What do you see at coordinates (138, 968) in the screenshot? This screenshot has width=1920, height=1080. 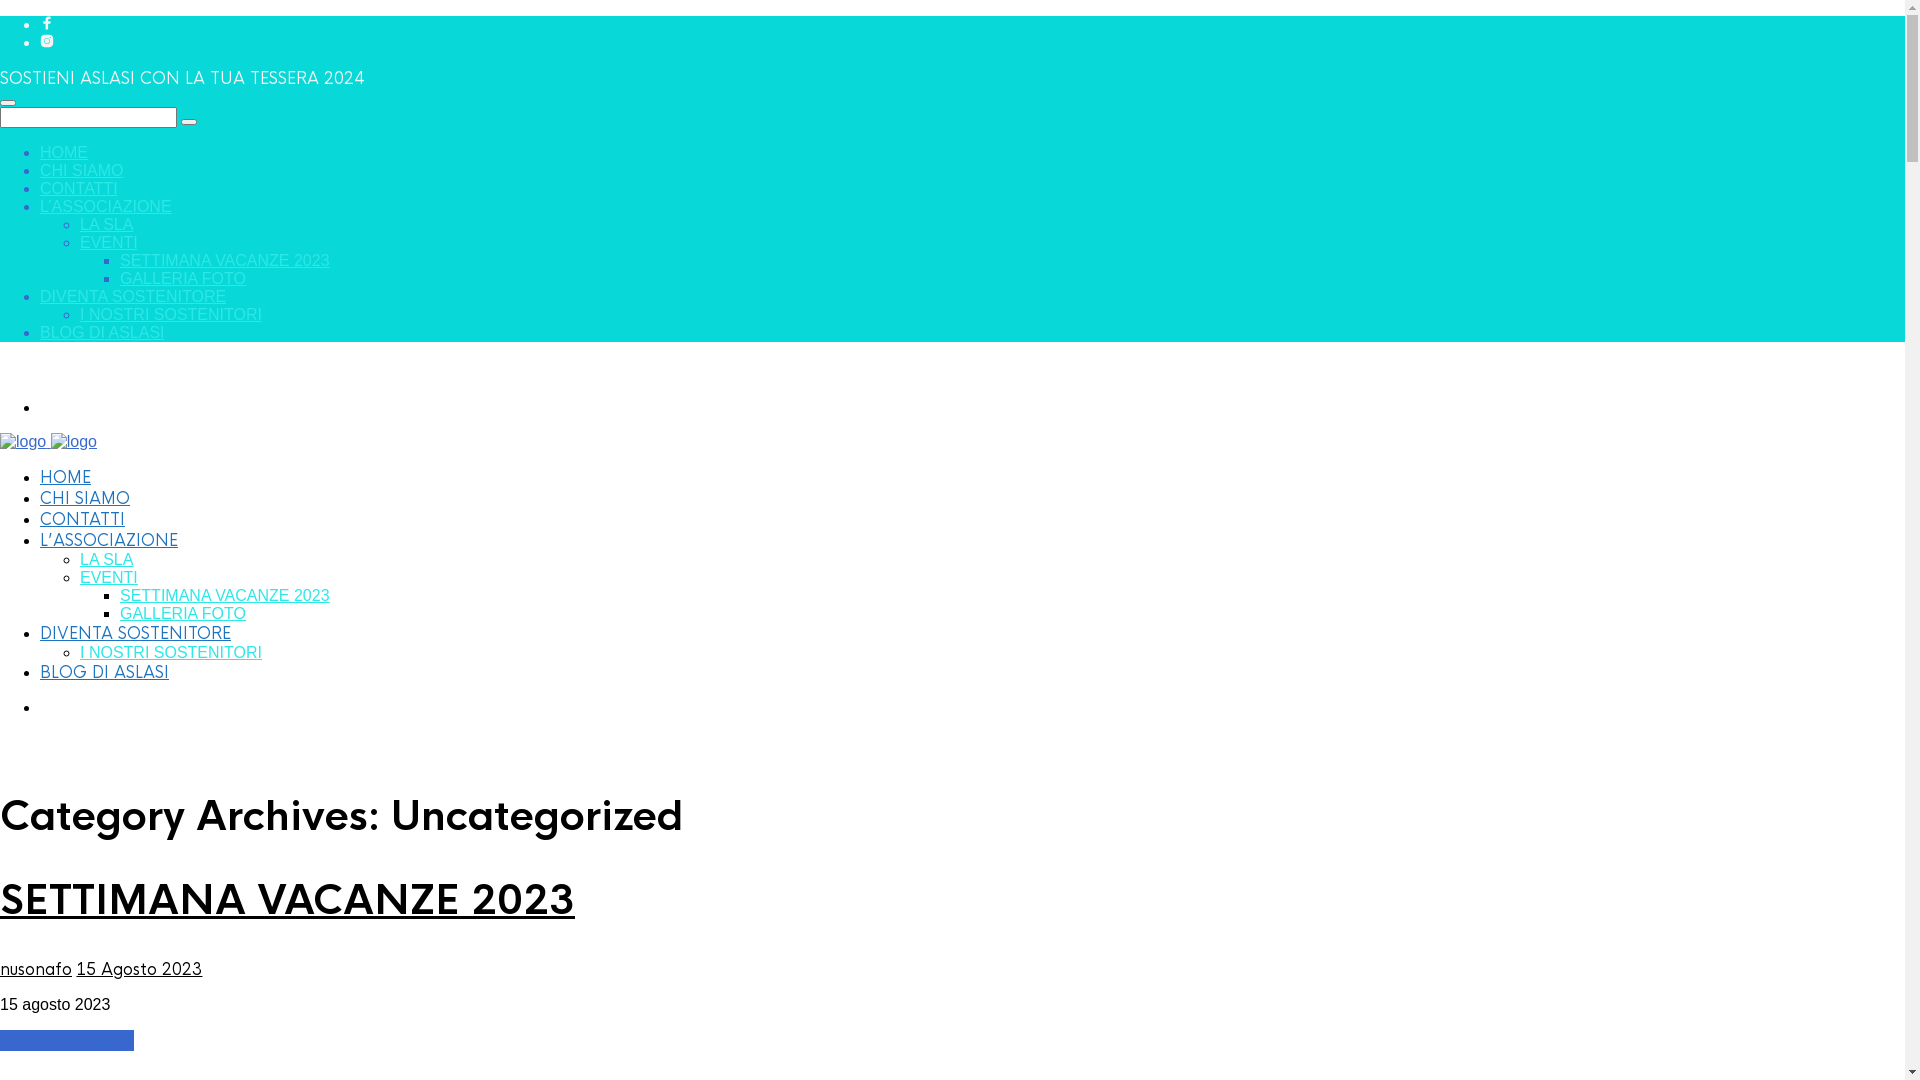 I see `'15 Agosto 2023'` at bounding box center [138, 968].